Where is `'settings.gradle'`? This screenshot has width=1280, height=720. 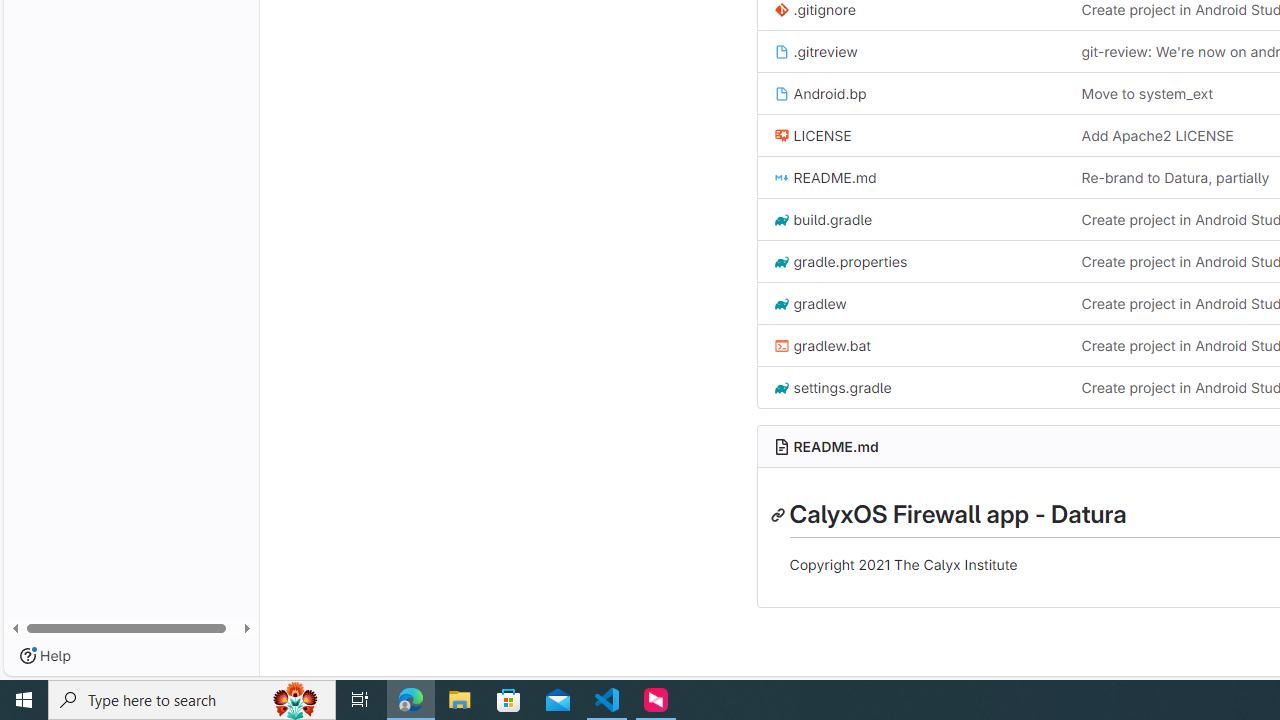
'settings.gradle' is located at coordinates (832, 387).